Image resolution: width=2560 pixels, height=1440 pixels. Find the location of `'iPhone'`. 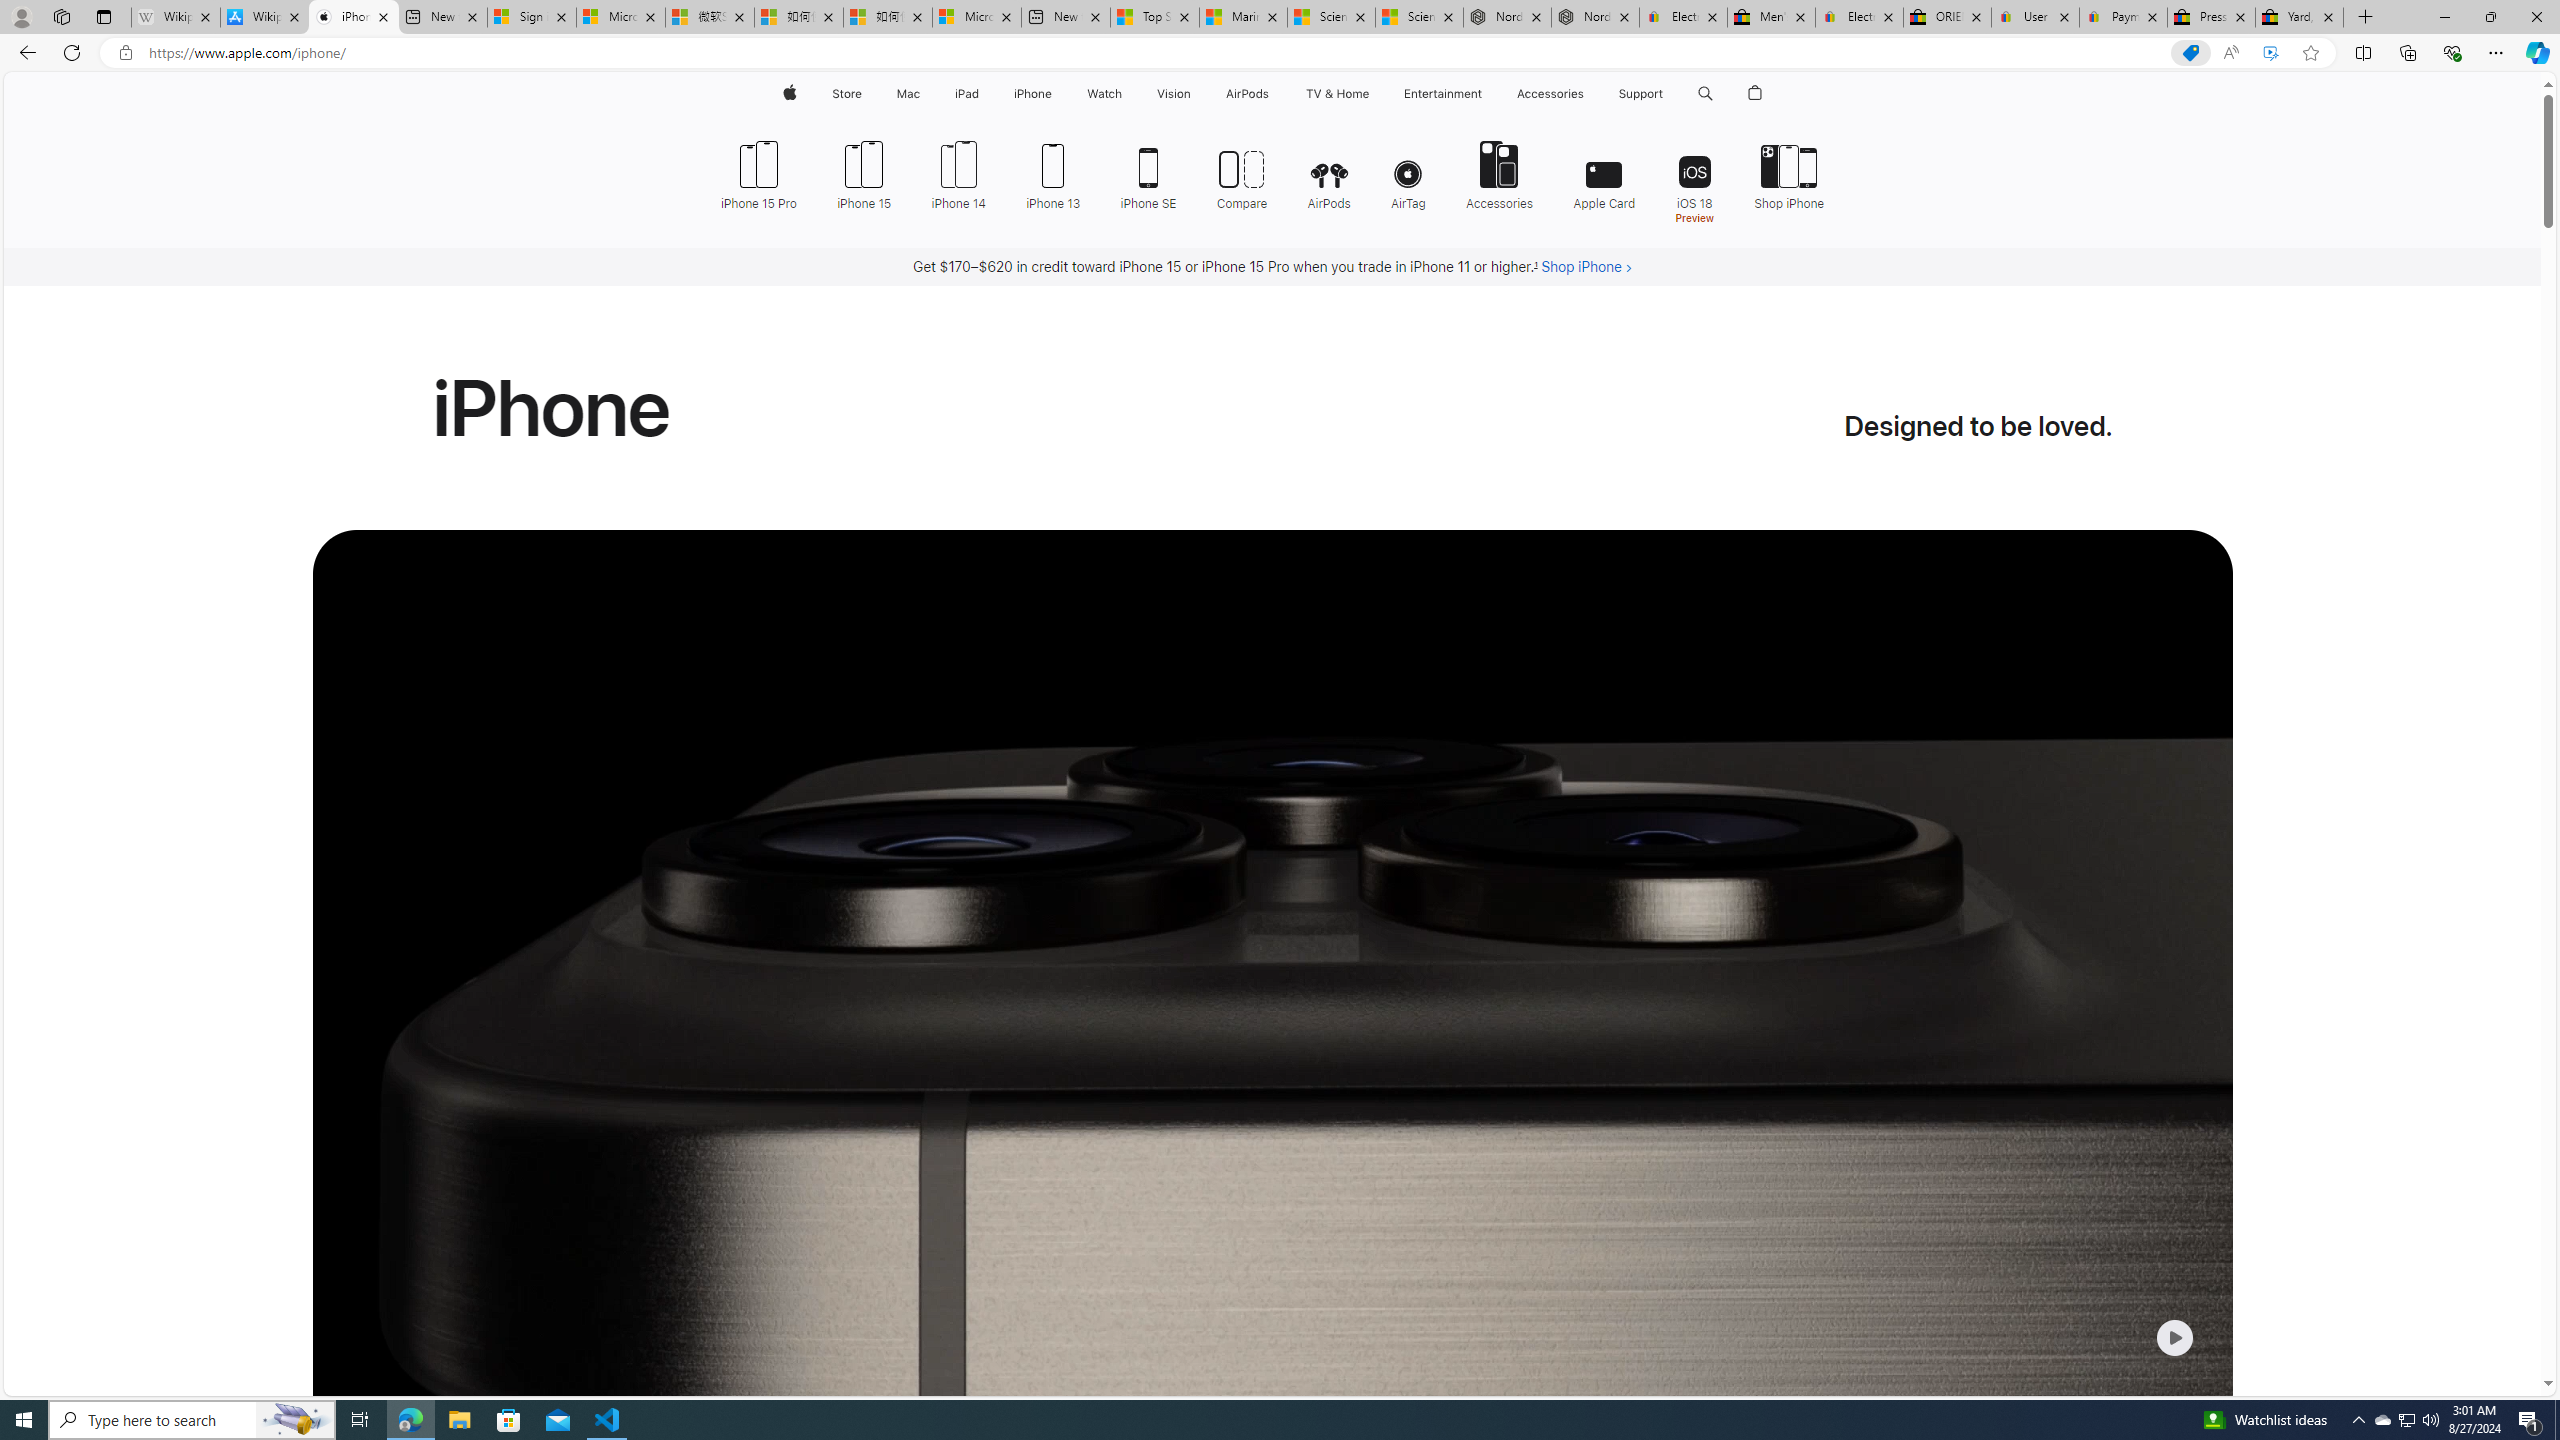

'iPhone' is located at coordinates (1031, 93).